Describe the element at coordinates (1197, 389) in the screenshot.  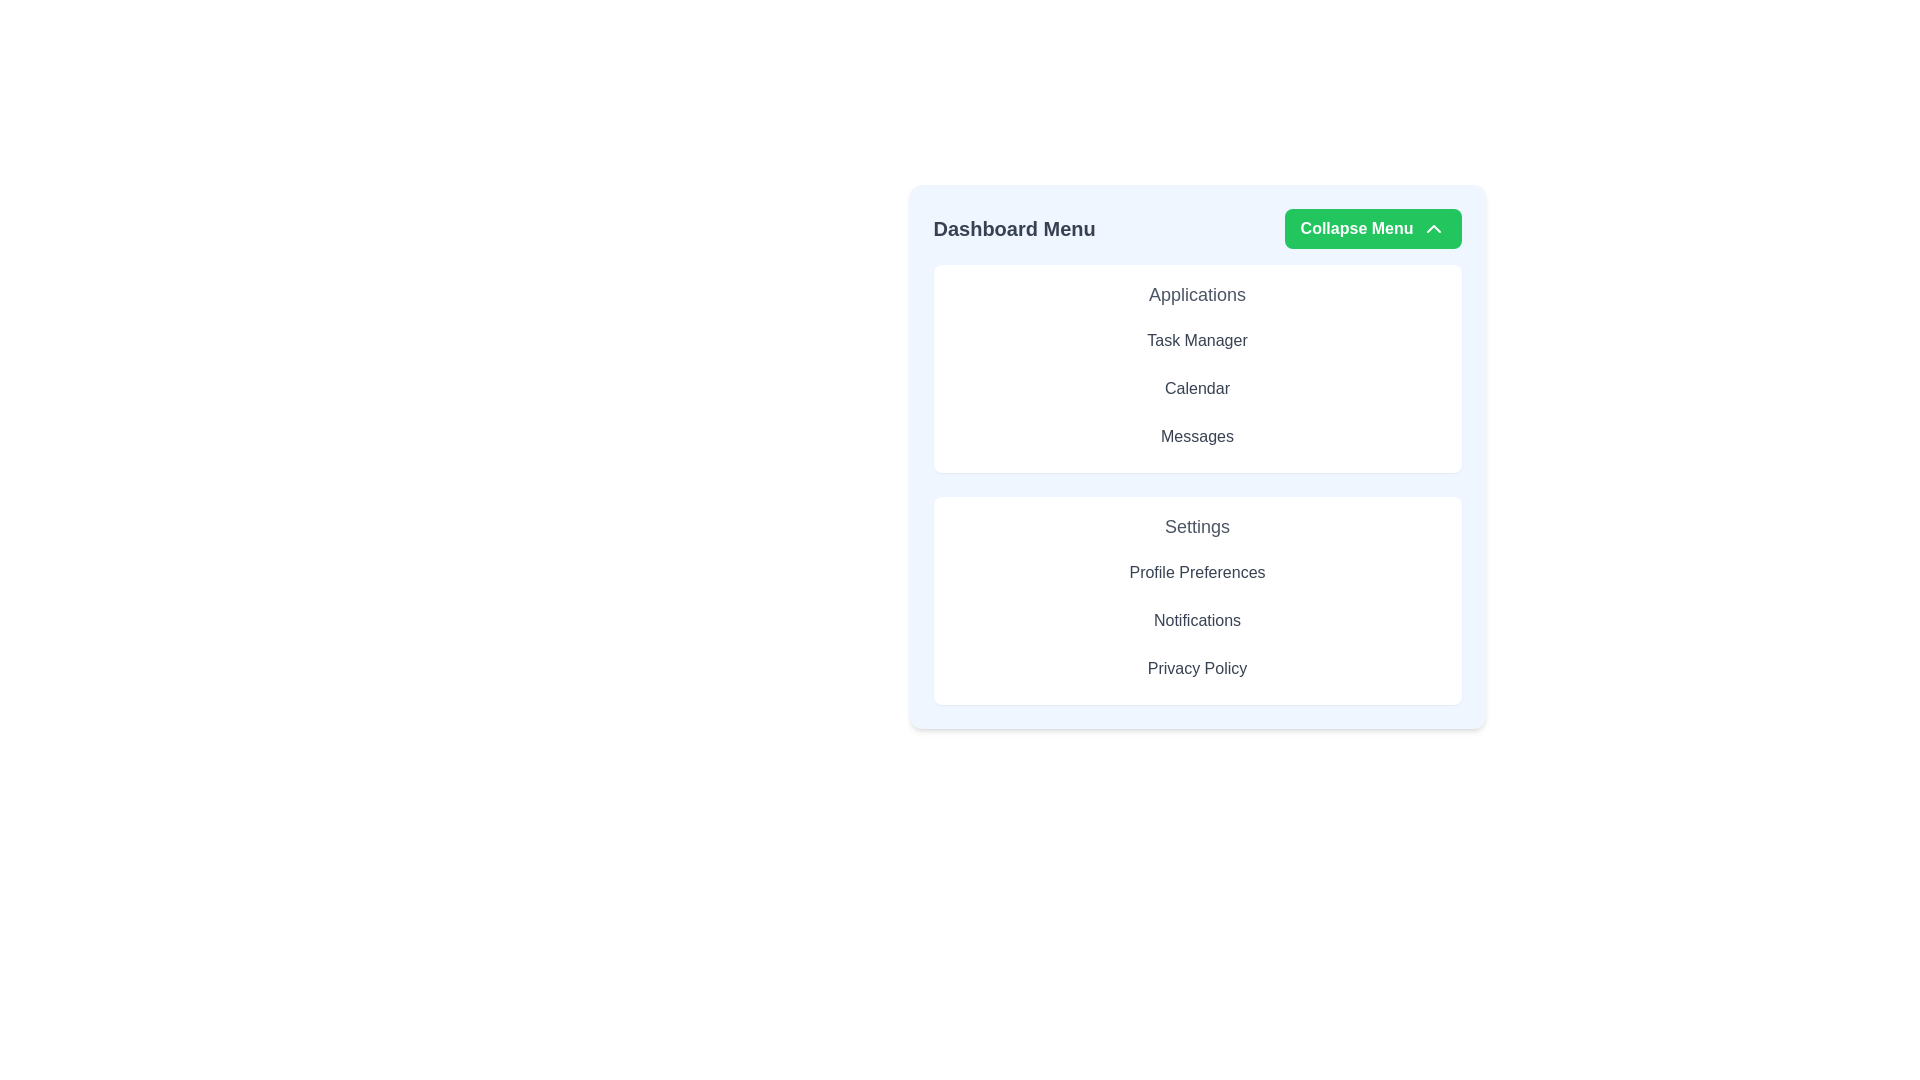
I see `the 'Task Manager', 'Calendar', or 'Messages' from the List of navigation links located in the 'Applications' section of the sidebar` at that location.